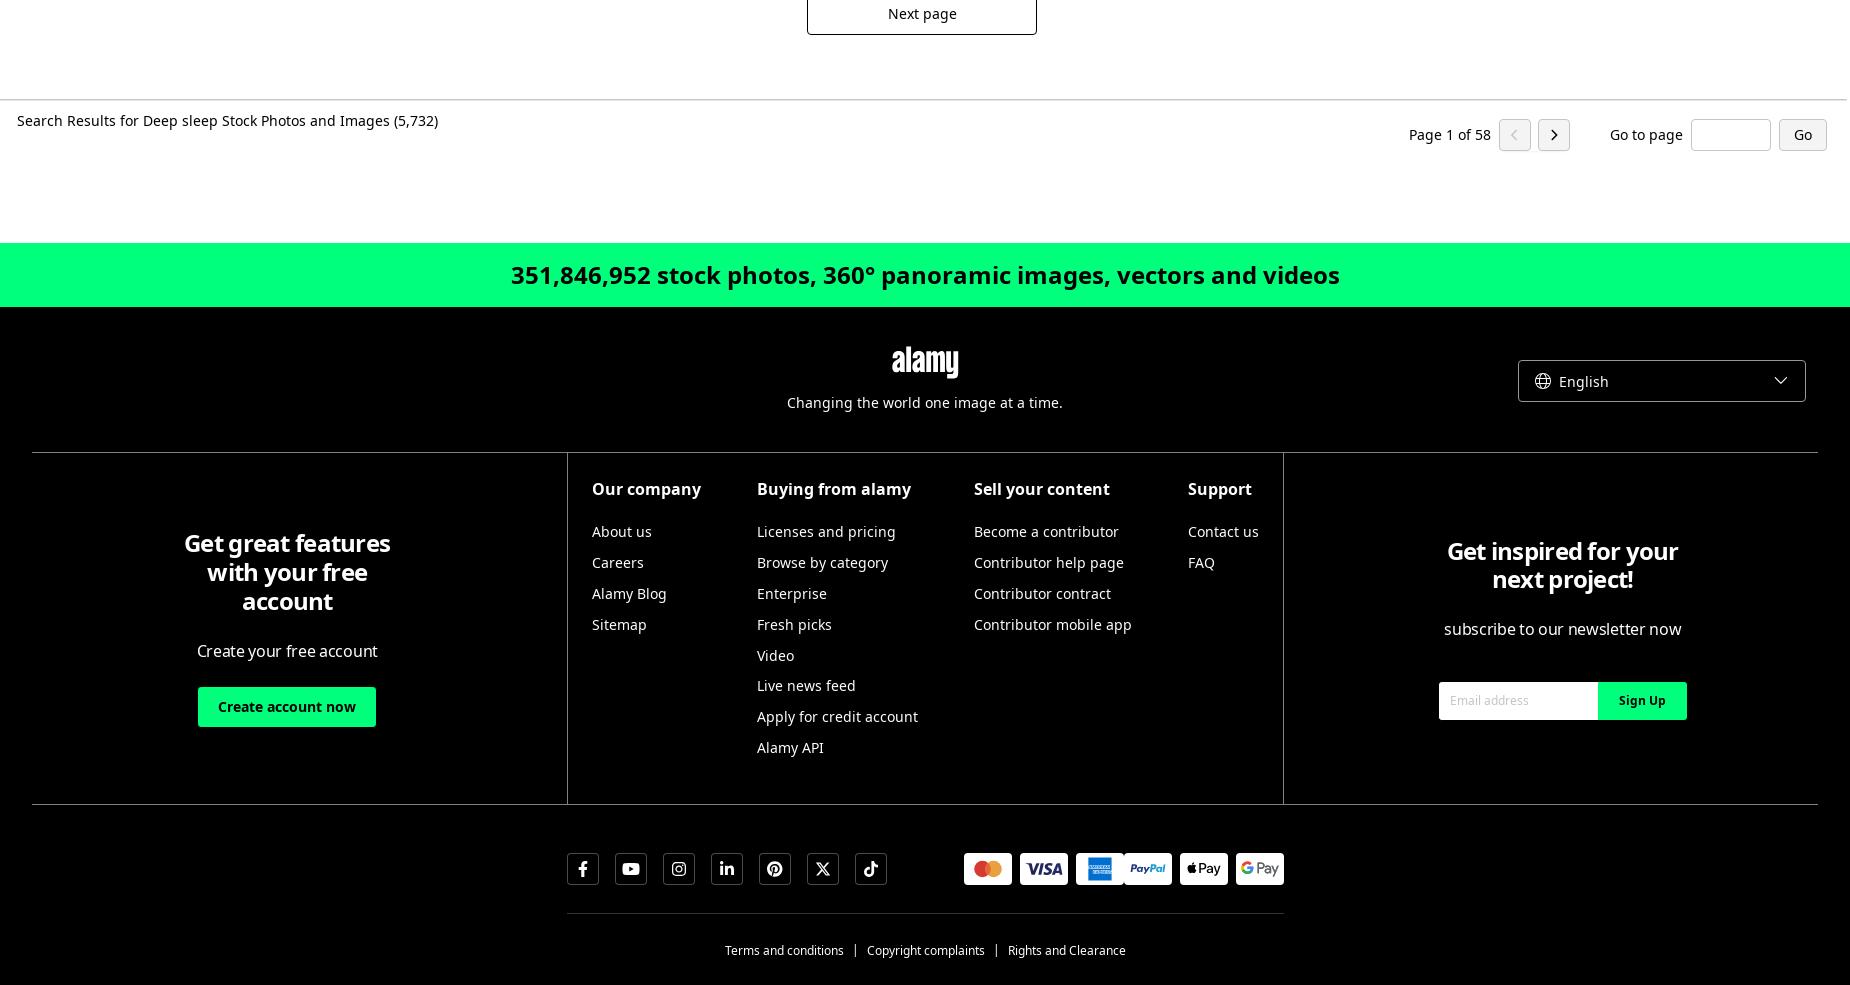 The width and height of the screenshot is (1850, 985). I want to click on 'FAQ', so click(1185, 562).